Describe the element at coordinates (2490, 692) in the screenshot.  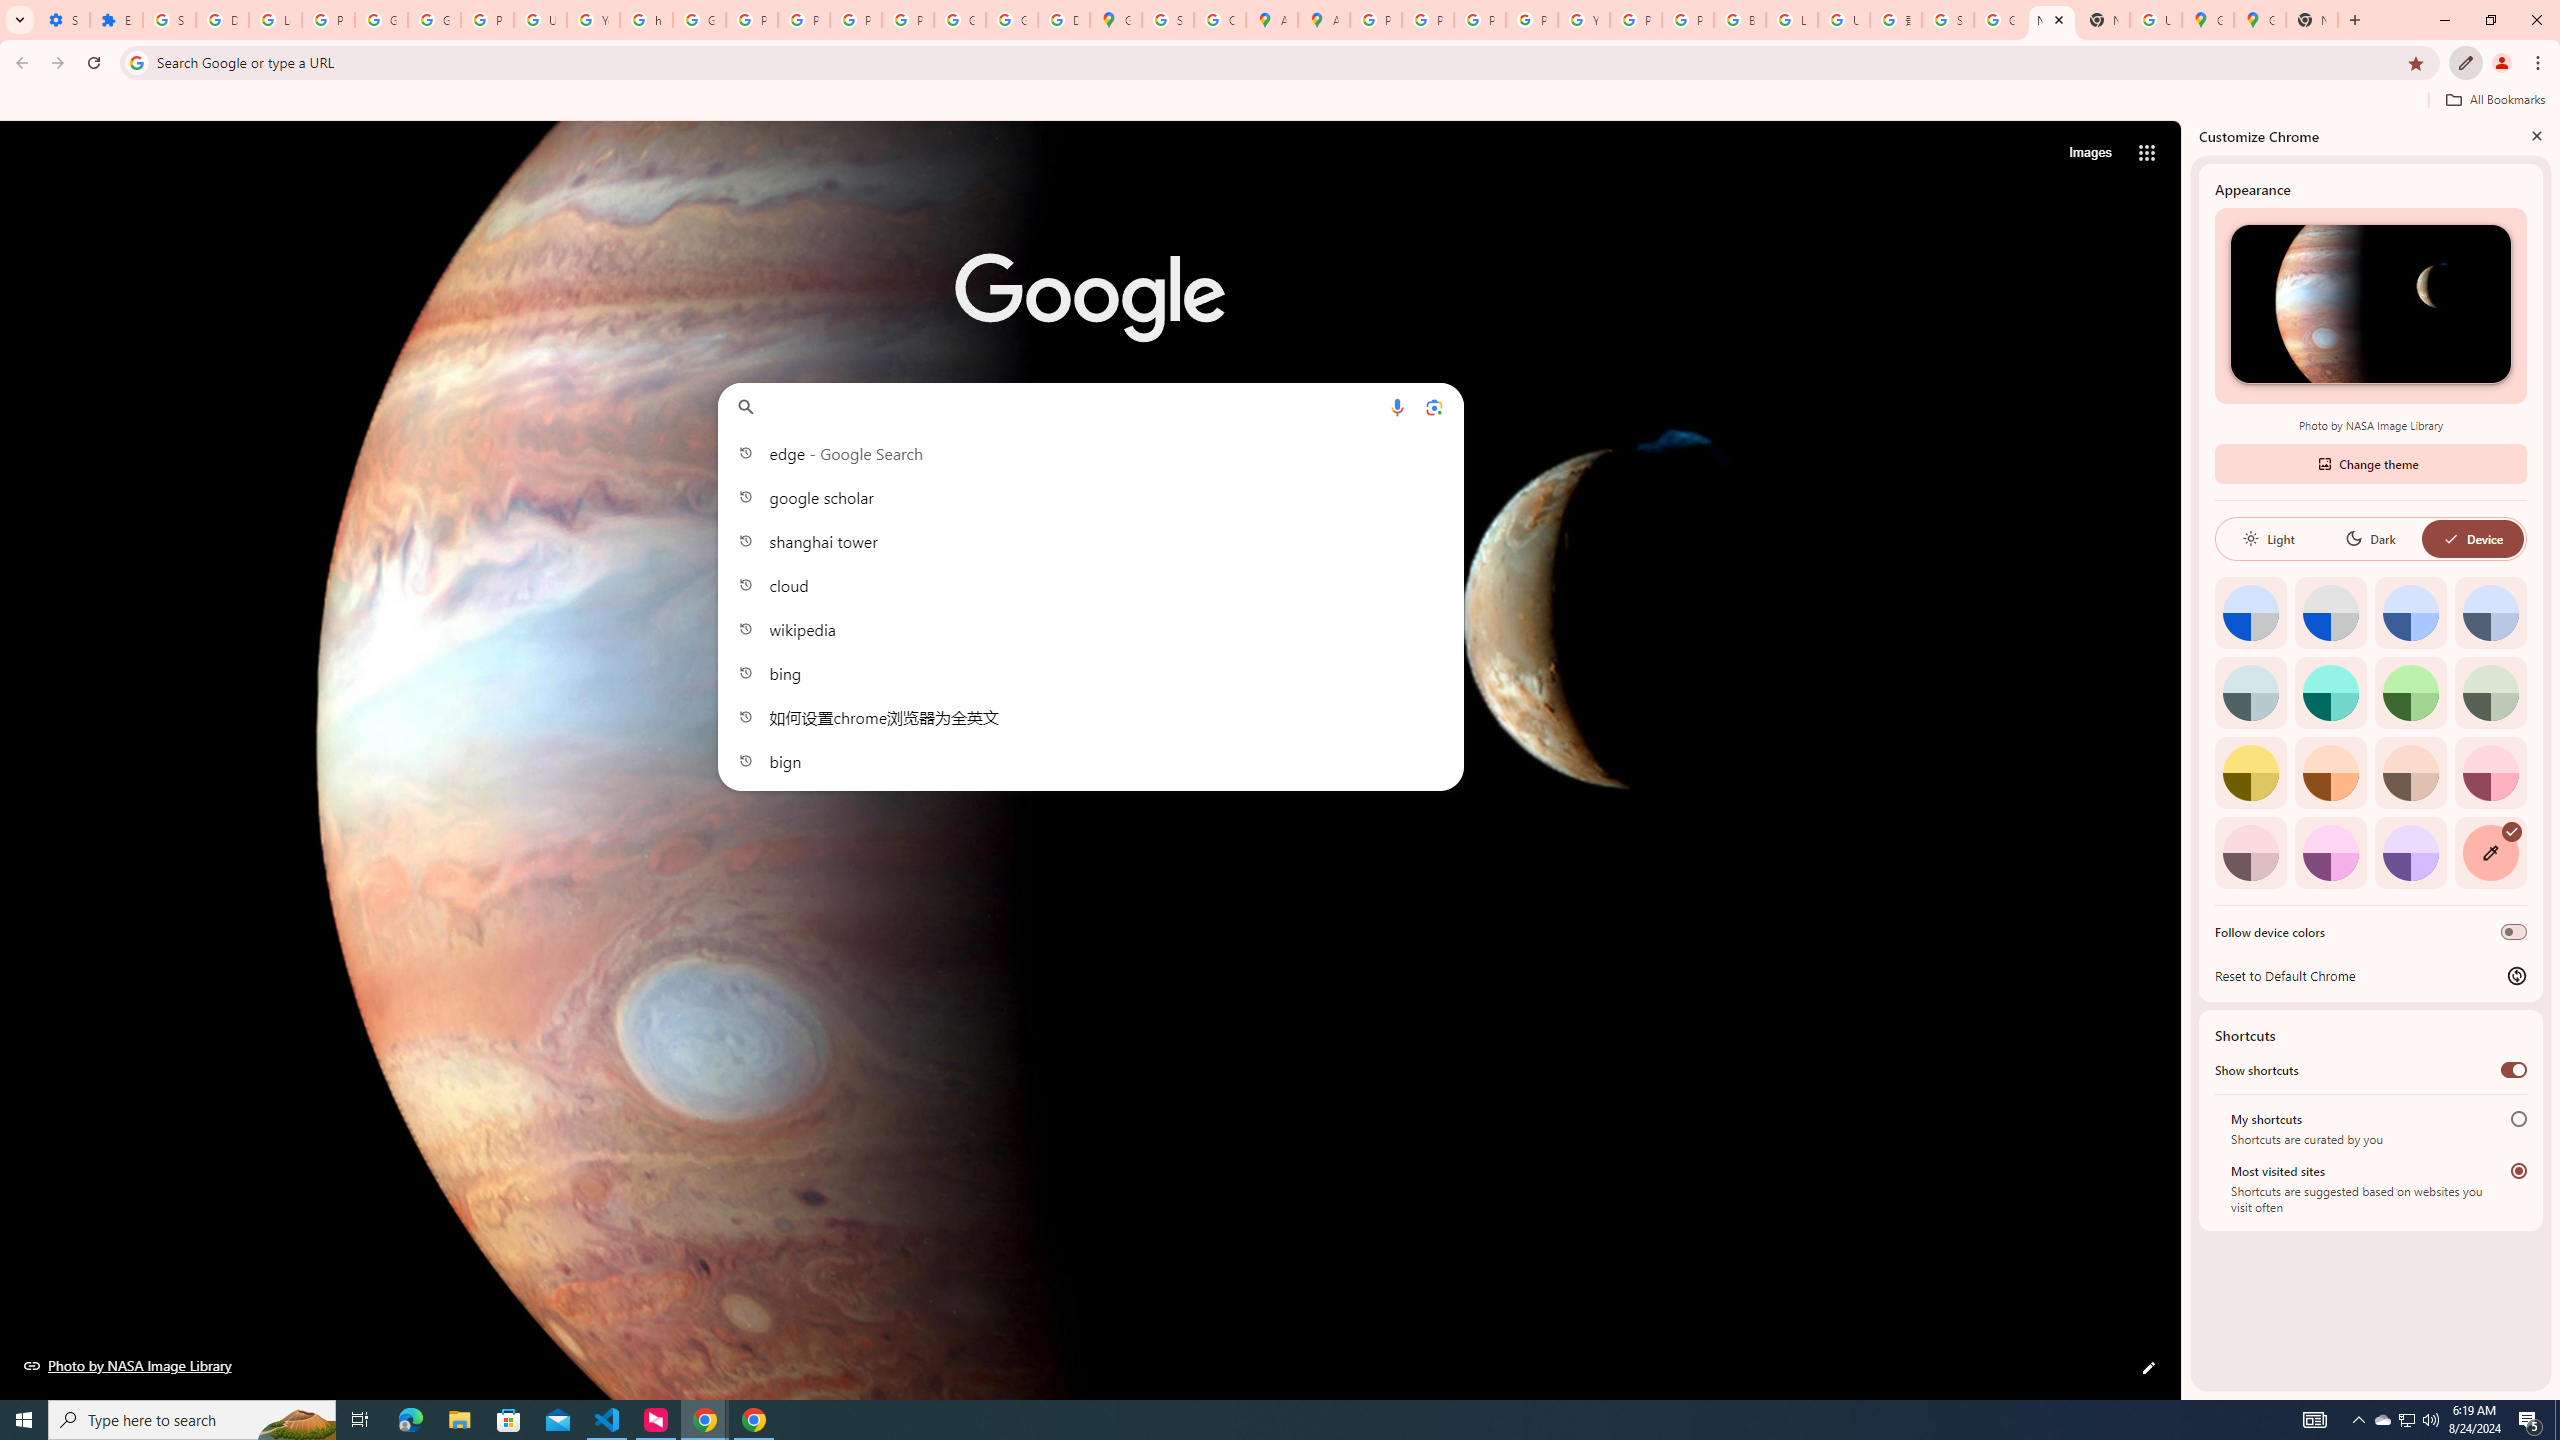
I see `'Viridian'` at that location.